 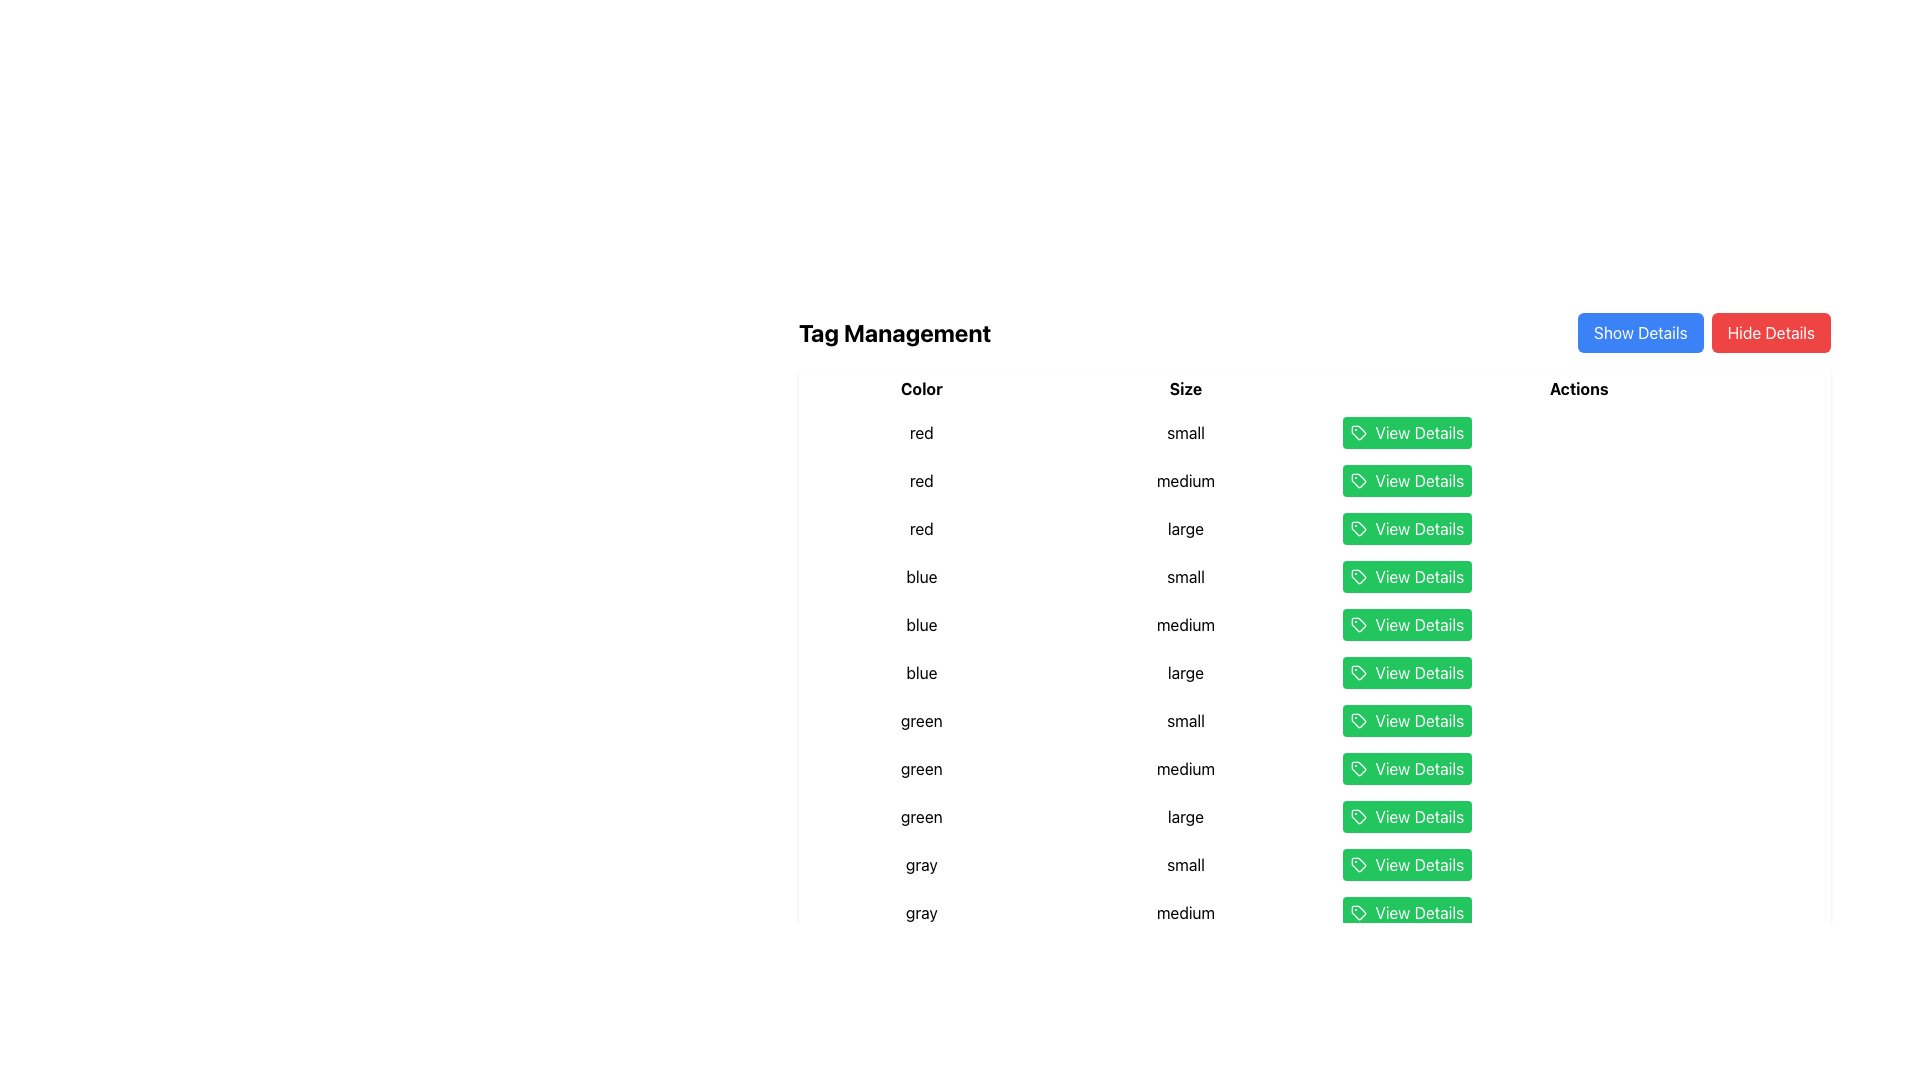 What do you see at coordinates (1185, 431) in the screenshot?
I see `the label displaying the text 'small' located under the 'Size' column in the table, positioned between 'red' and 'View Details'` at bounding box center [1185, 431].